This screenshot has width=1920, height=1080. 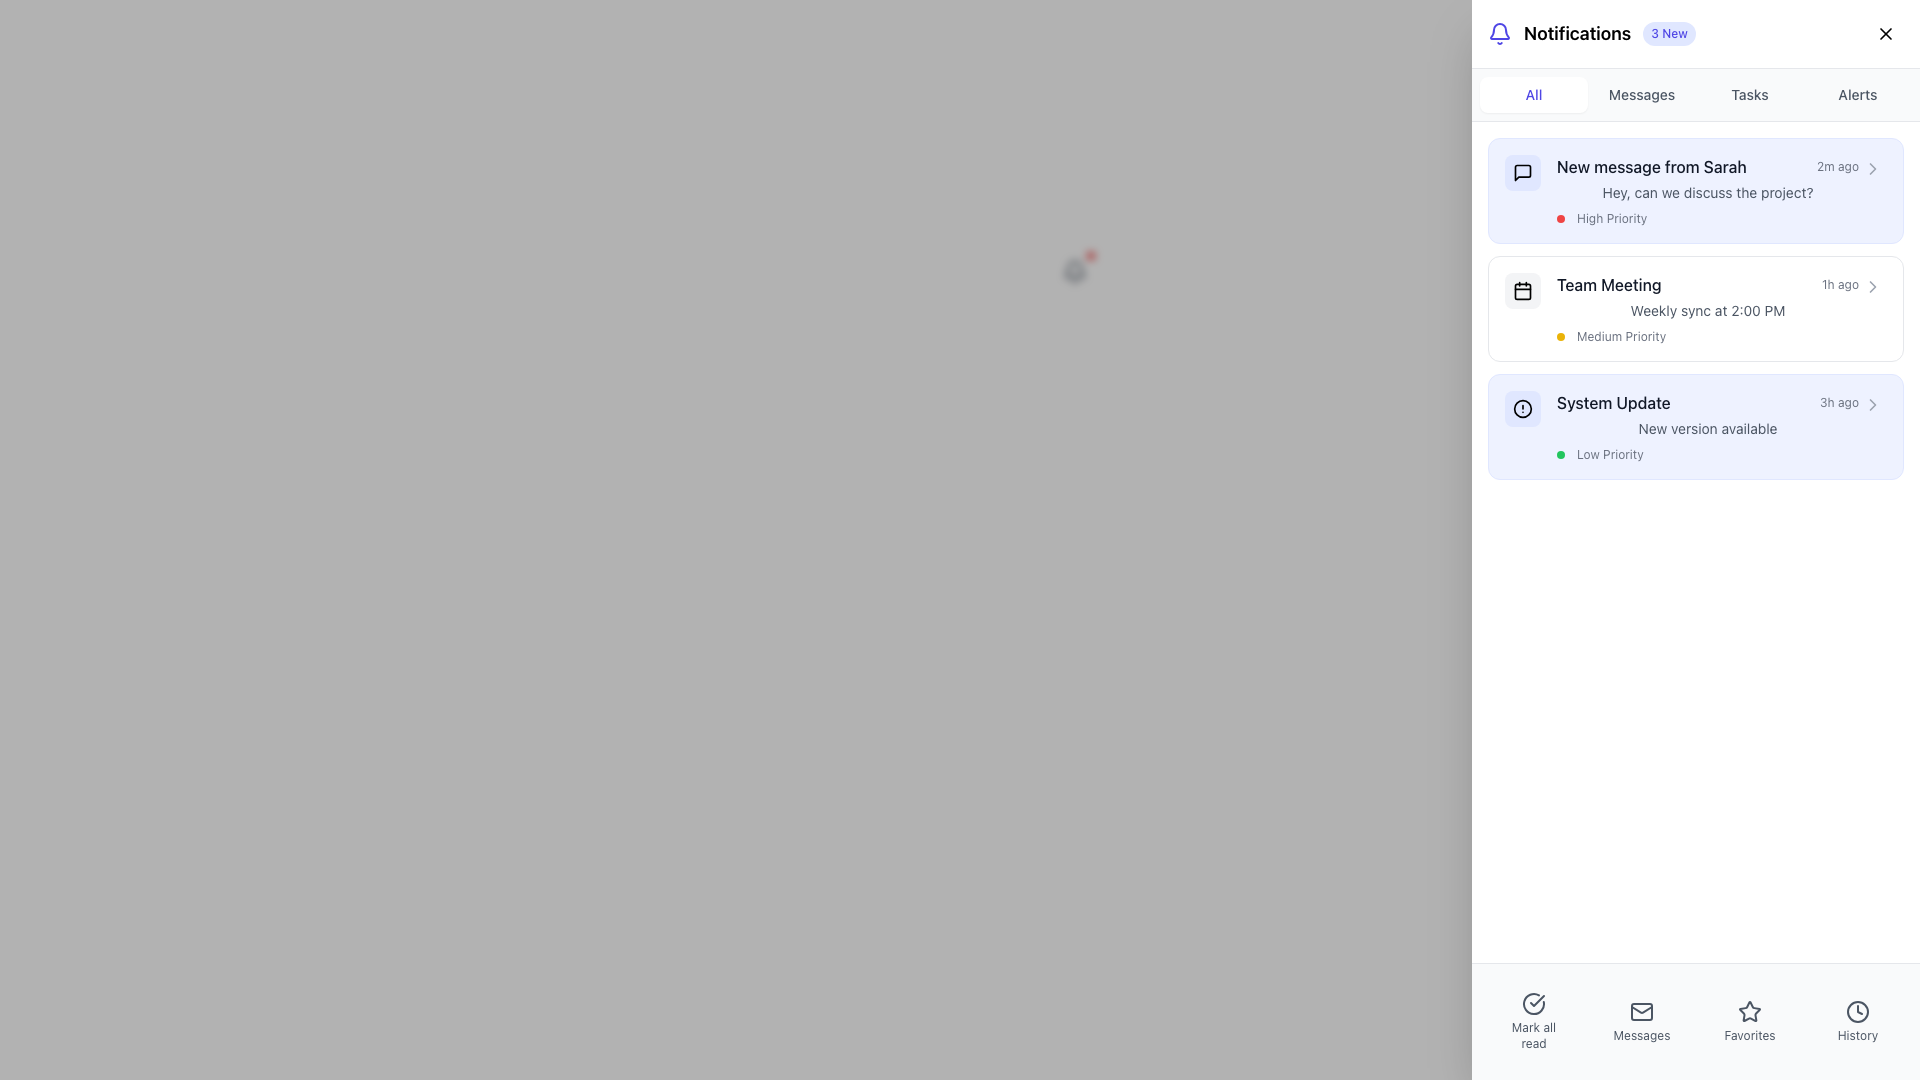 What do you see at coordinates (1613, 402) in the screenshot?
I see `the 'System Update' text label, which is styled with medium weight font and dark gray color, positioned in the third position of a vertical list of notifications under the 'Team Meeting' notification` at bounding box center [1613, 402].